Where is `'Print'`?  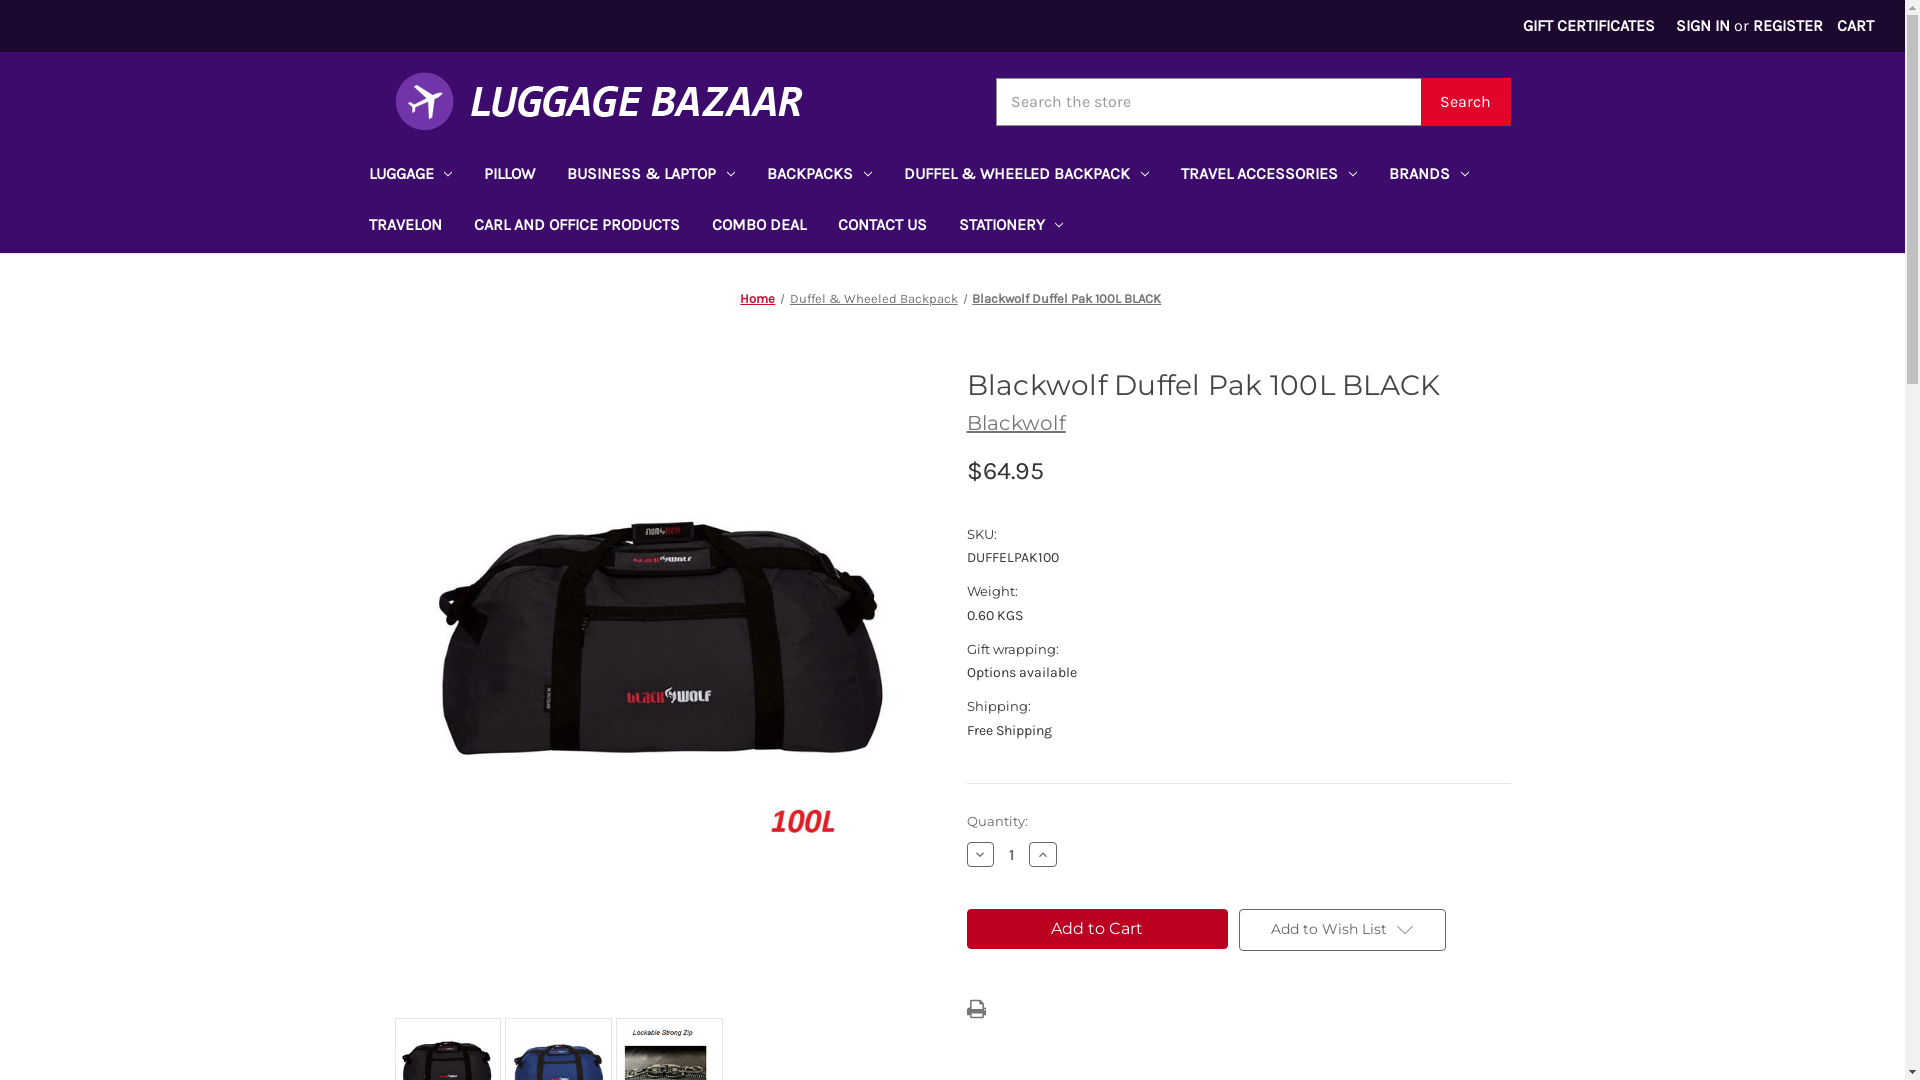
'Print' is located at coordinates (975, 1009).